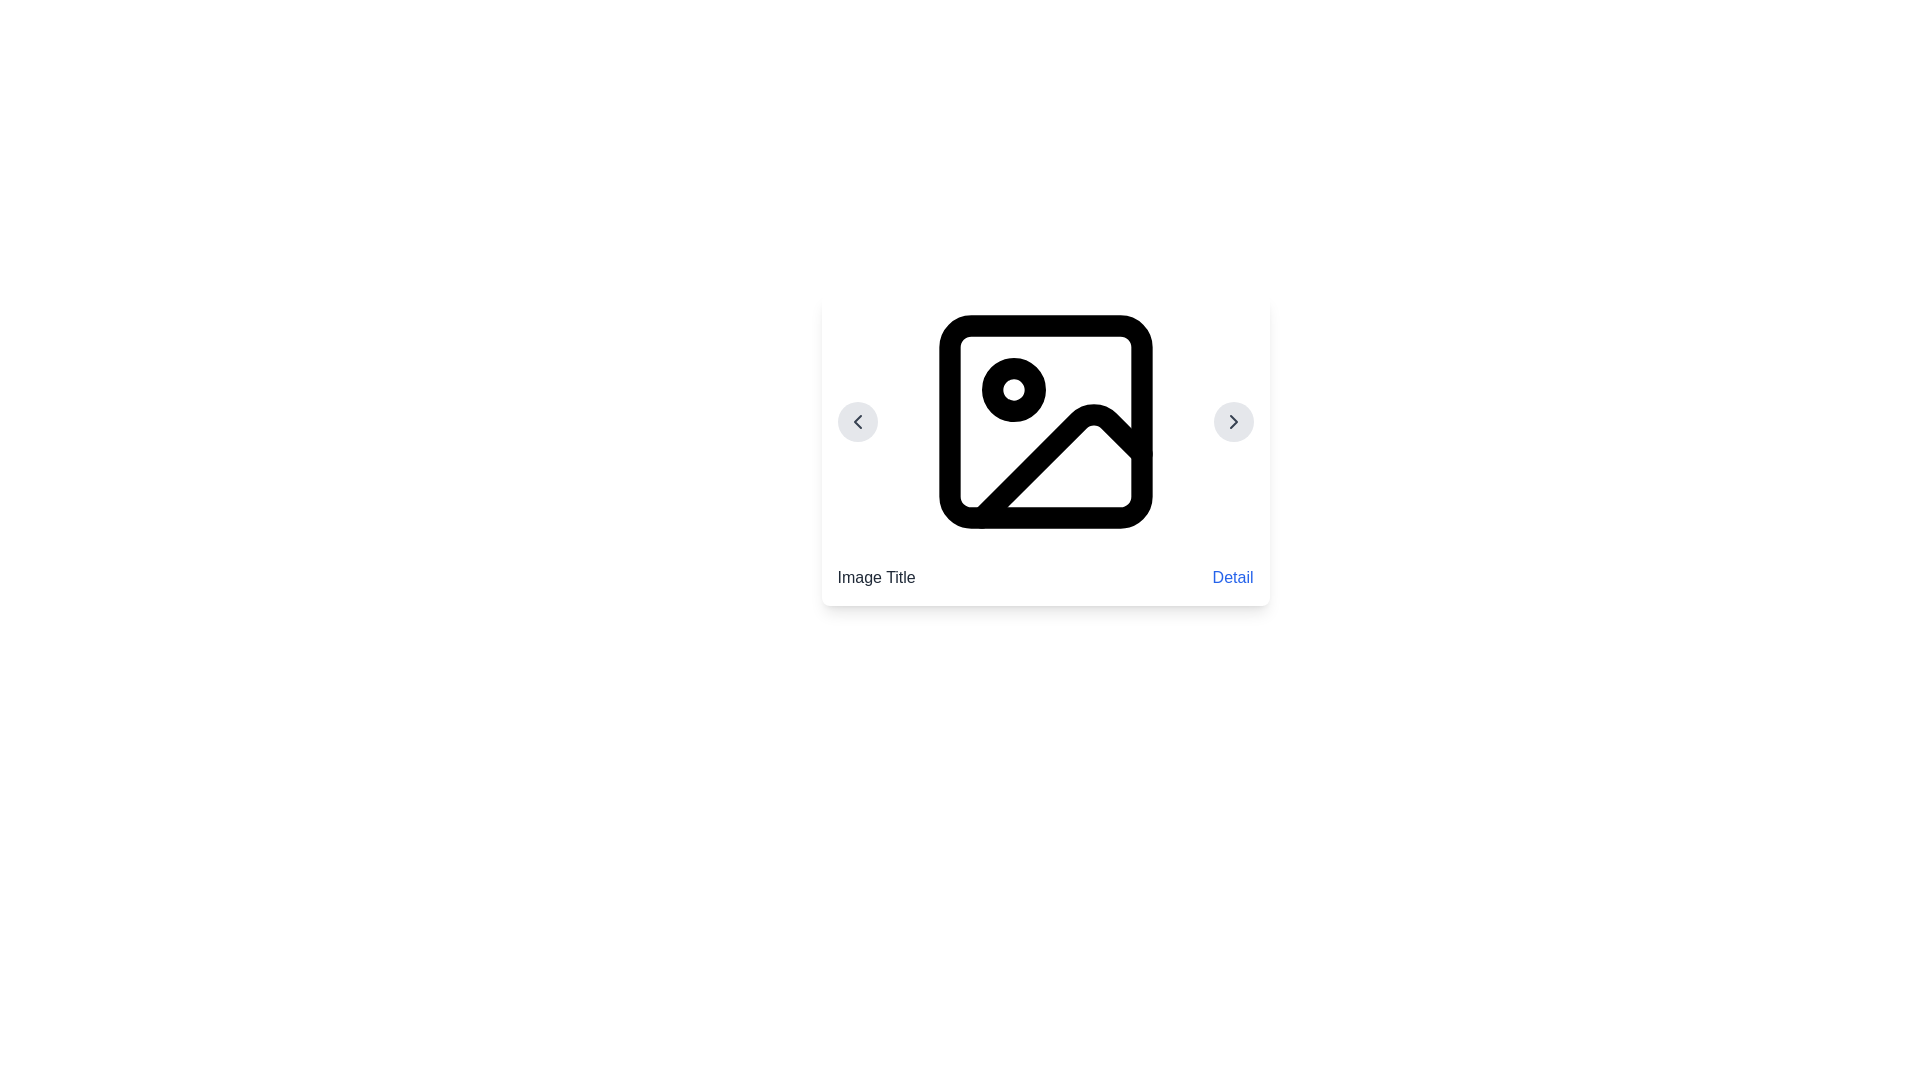  What do you see at coordinates (876, 578) in the screenshot?
I see `the descriptive text label located on the left side below the associated image, which provides a title for that image` at bounding box center [876, 578].